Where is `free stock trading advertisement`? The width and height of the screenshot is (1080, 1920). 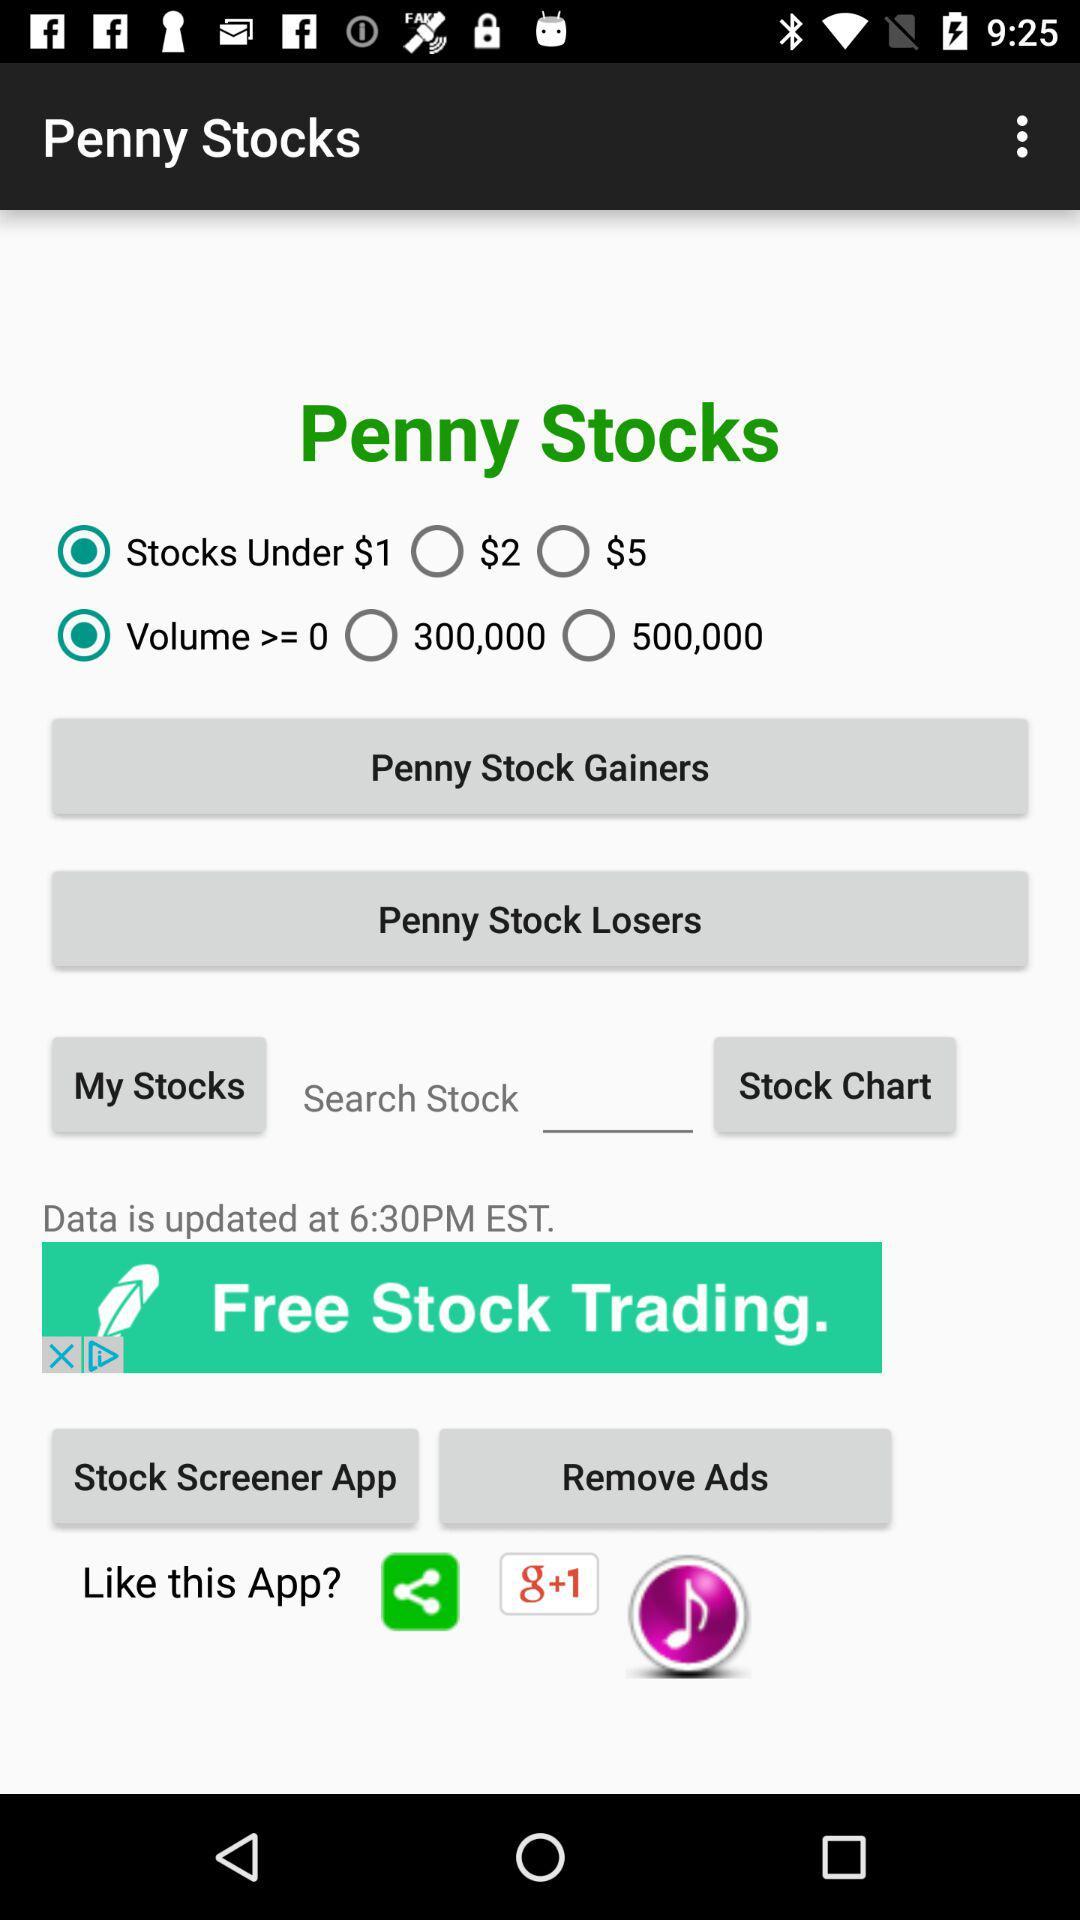 free stock trading advertisement is located at coordinates (462, 1307).